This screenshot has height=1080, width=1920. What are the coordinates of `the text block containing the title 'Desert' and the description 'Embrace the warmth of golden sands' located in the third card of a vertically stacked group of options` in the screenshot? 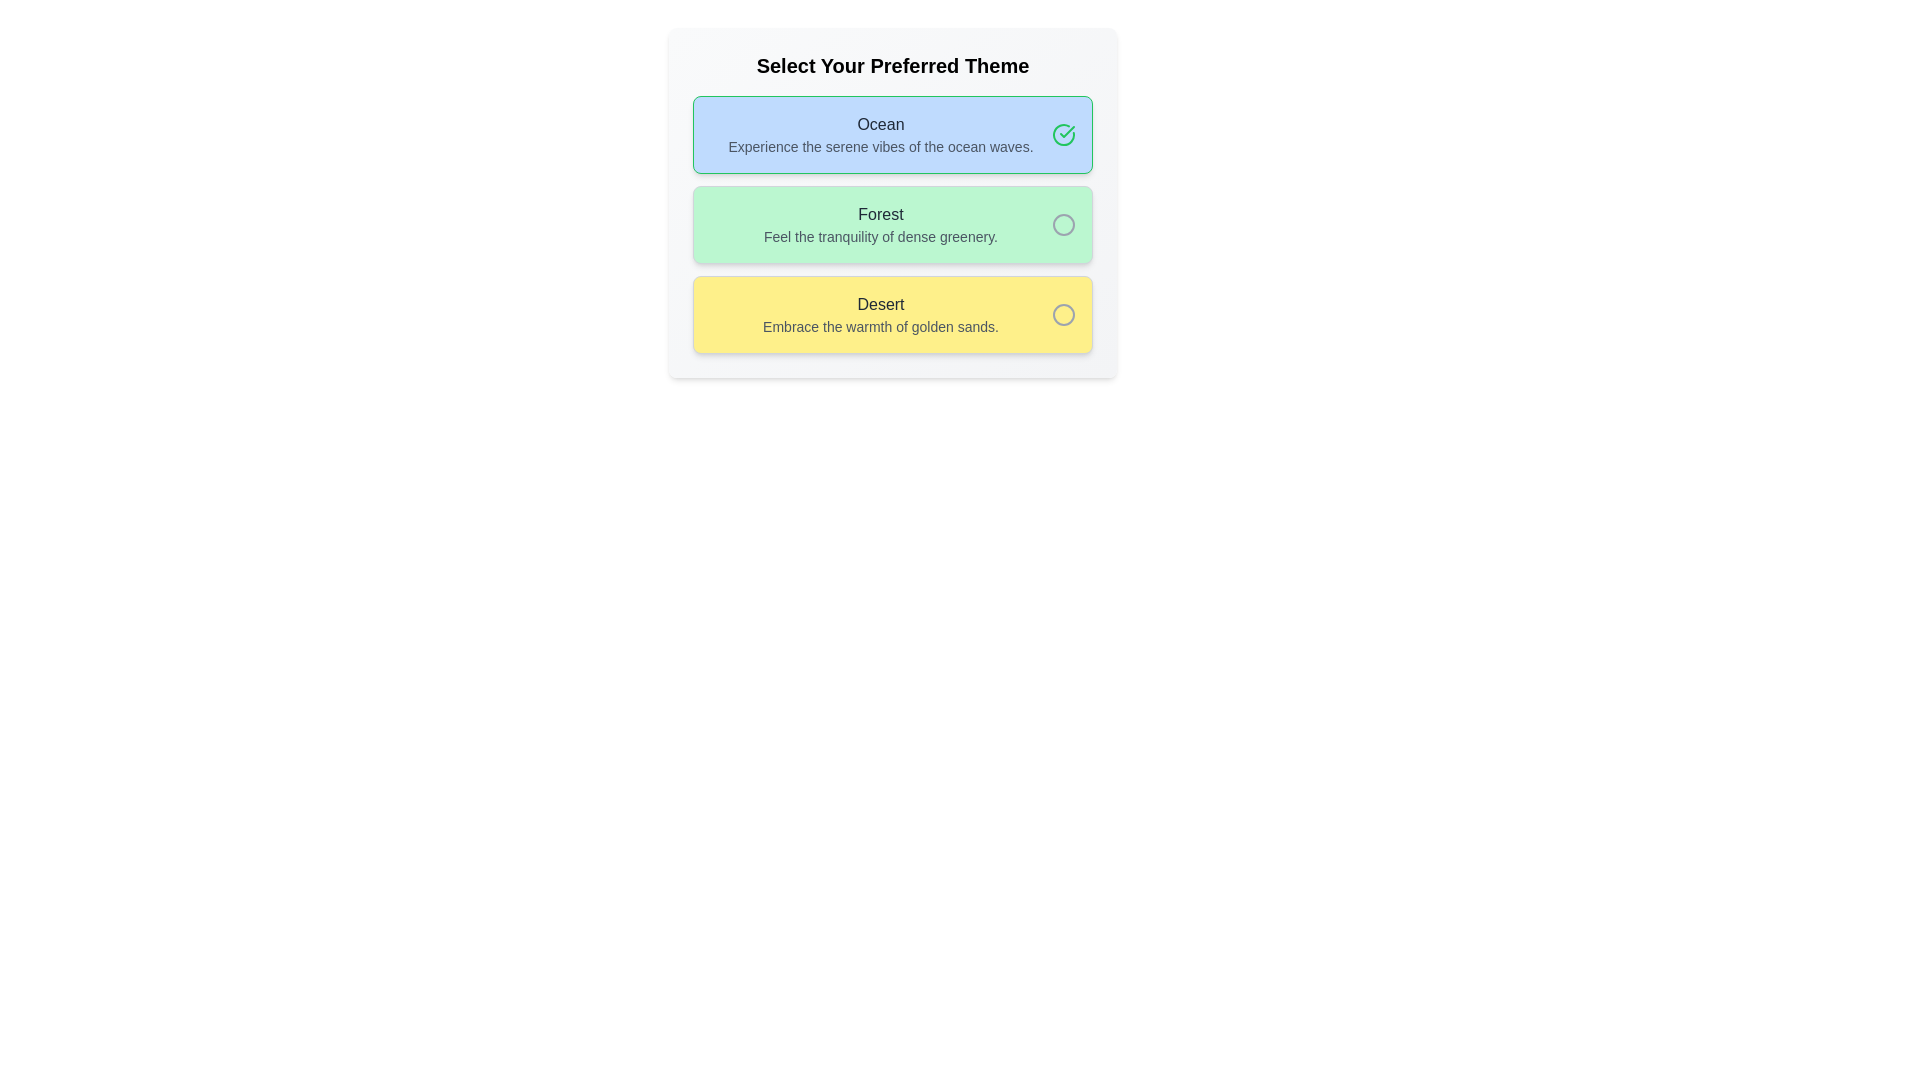 It's located at (880, 315).